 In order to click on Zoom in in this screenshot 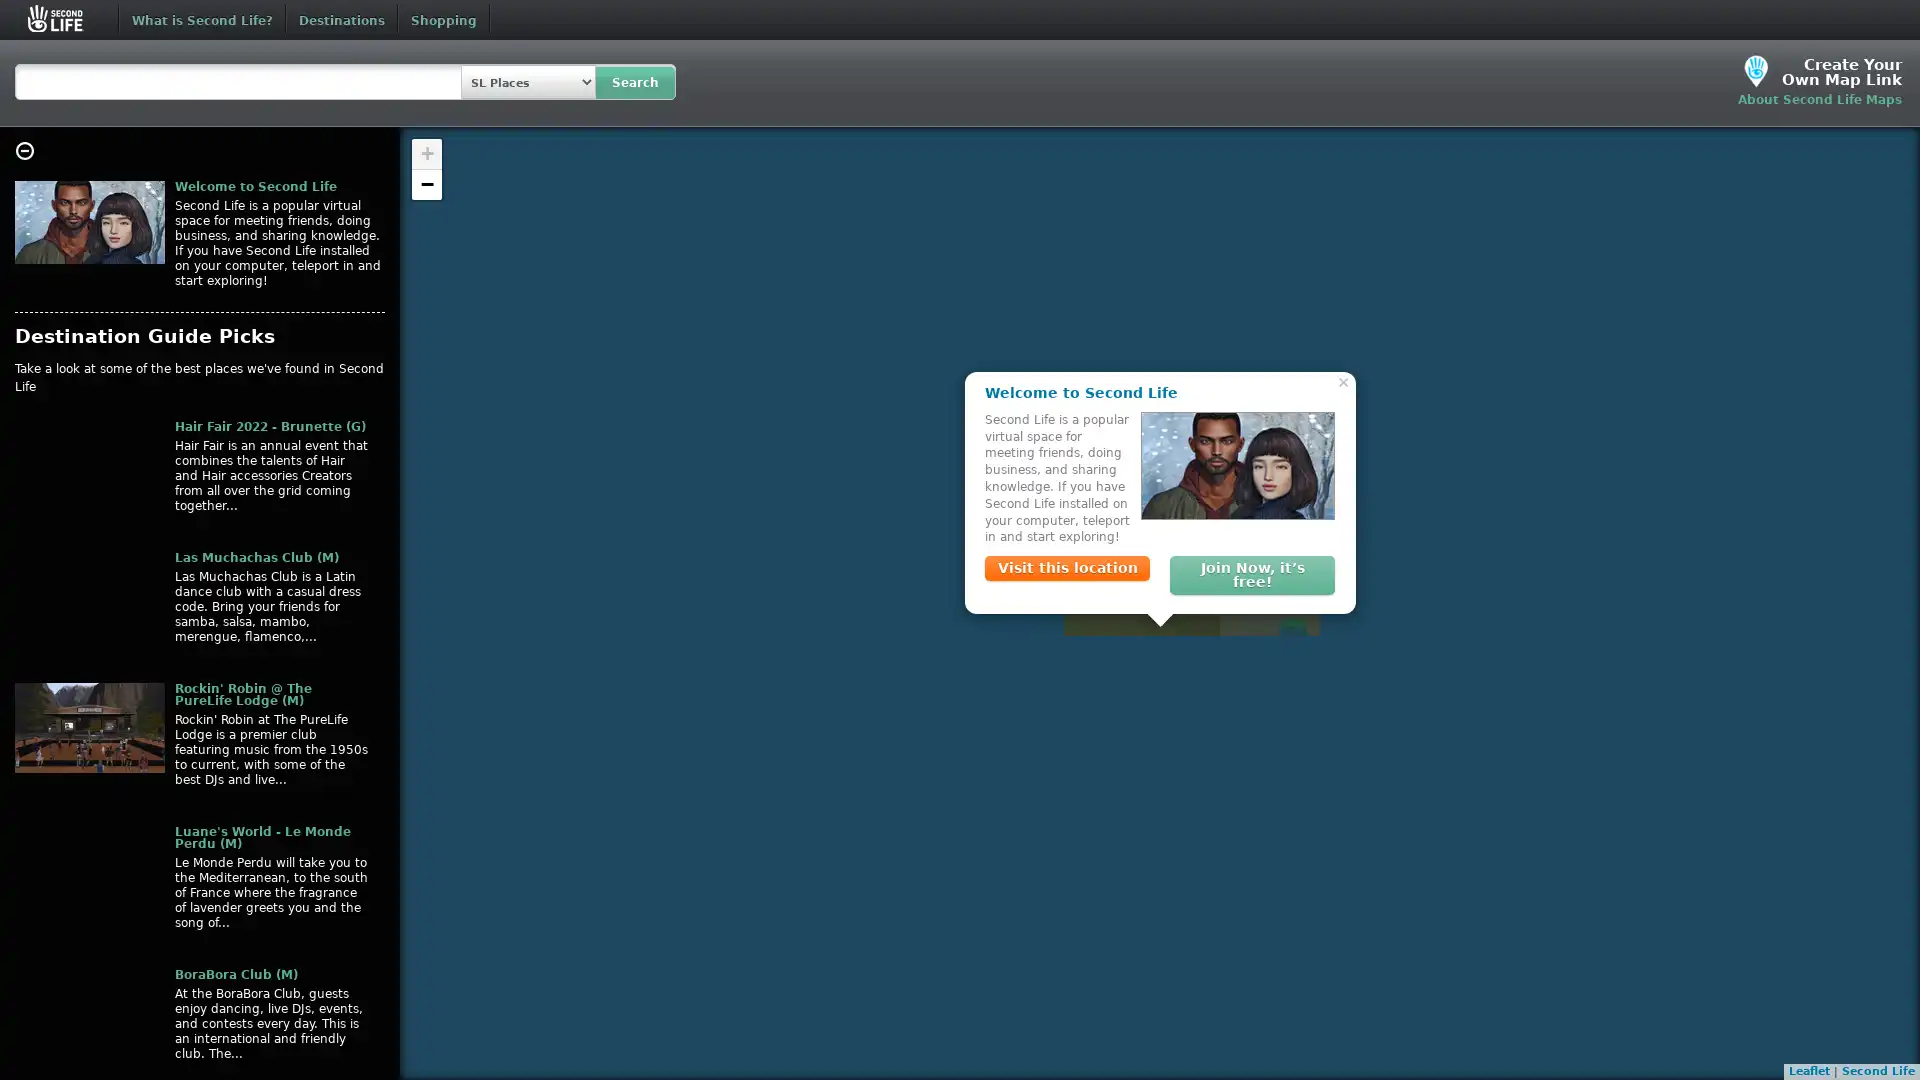, I will do `click(426, 153)`.